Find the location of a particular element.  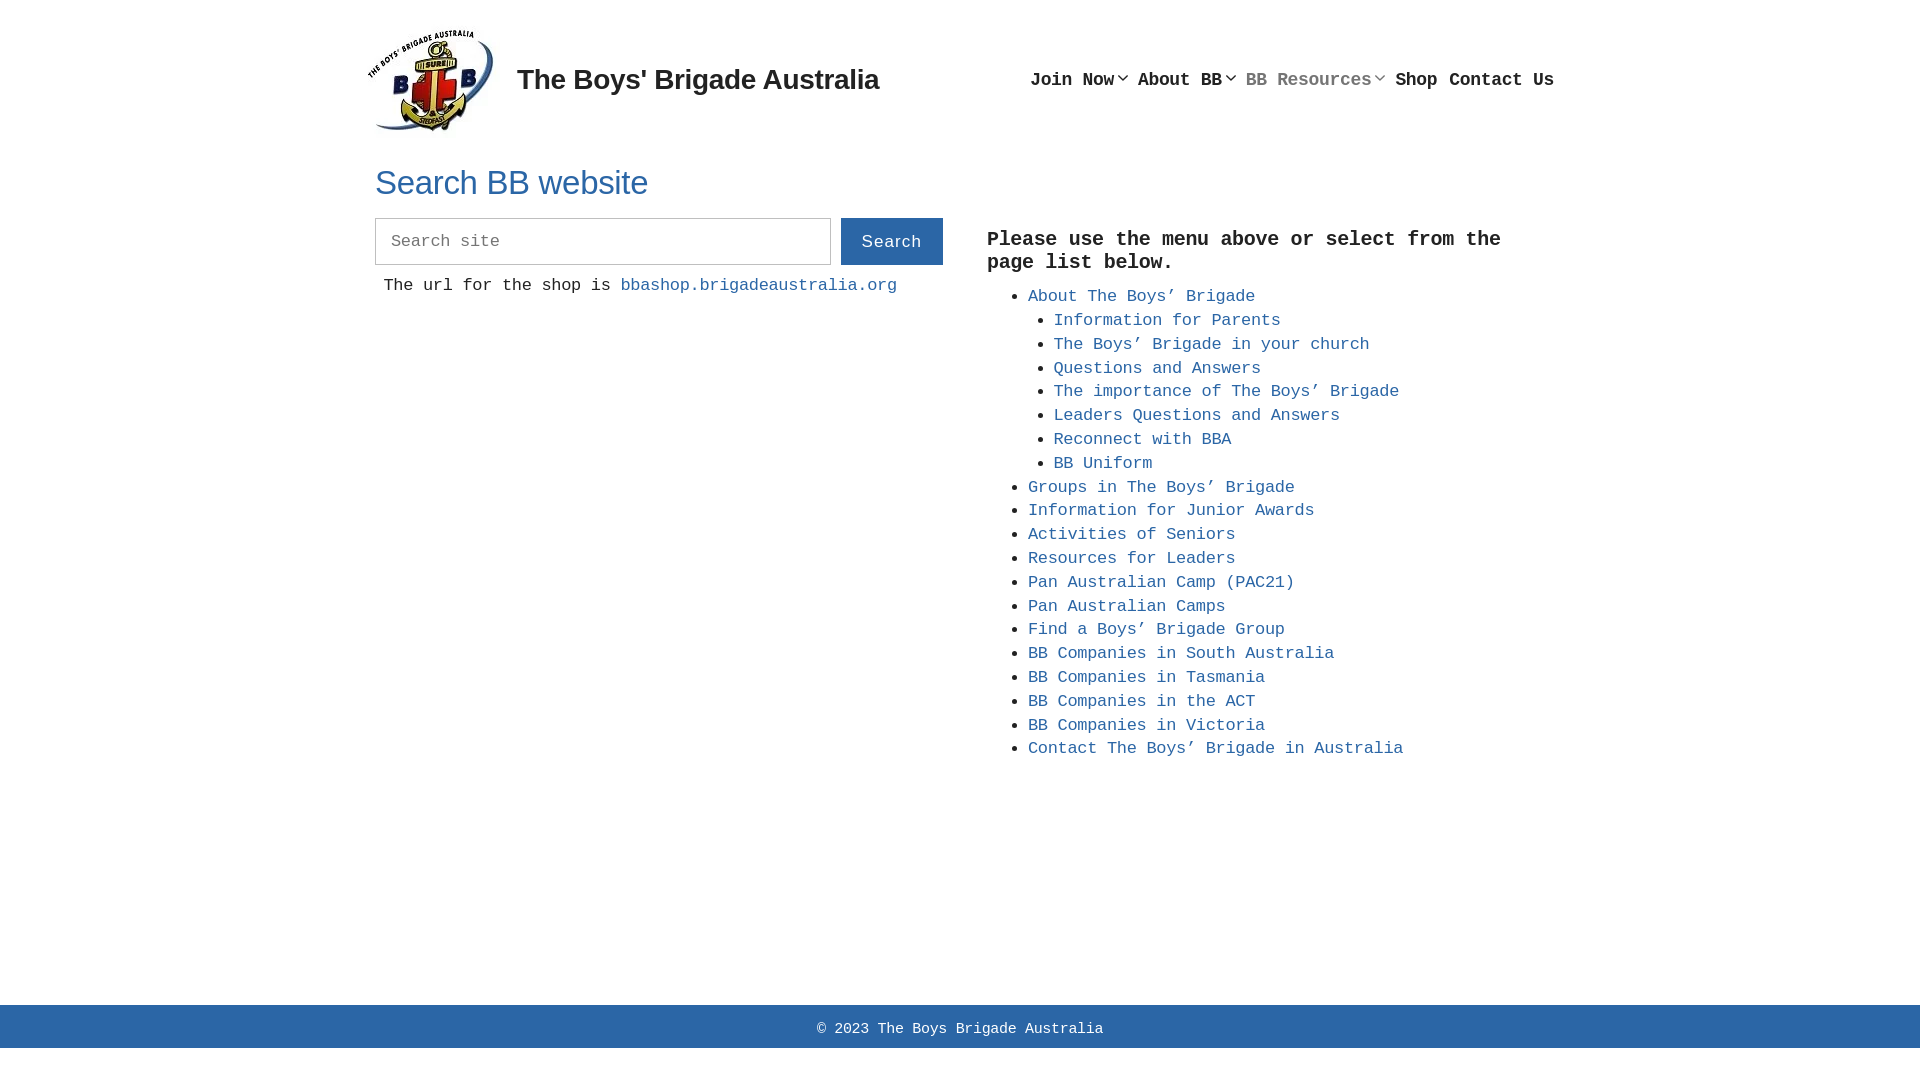

'Shop' is located at coordinates (1415, 79).